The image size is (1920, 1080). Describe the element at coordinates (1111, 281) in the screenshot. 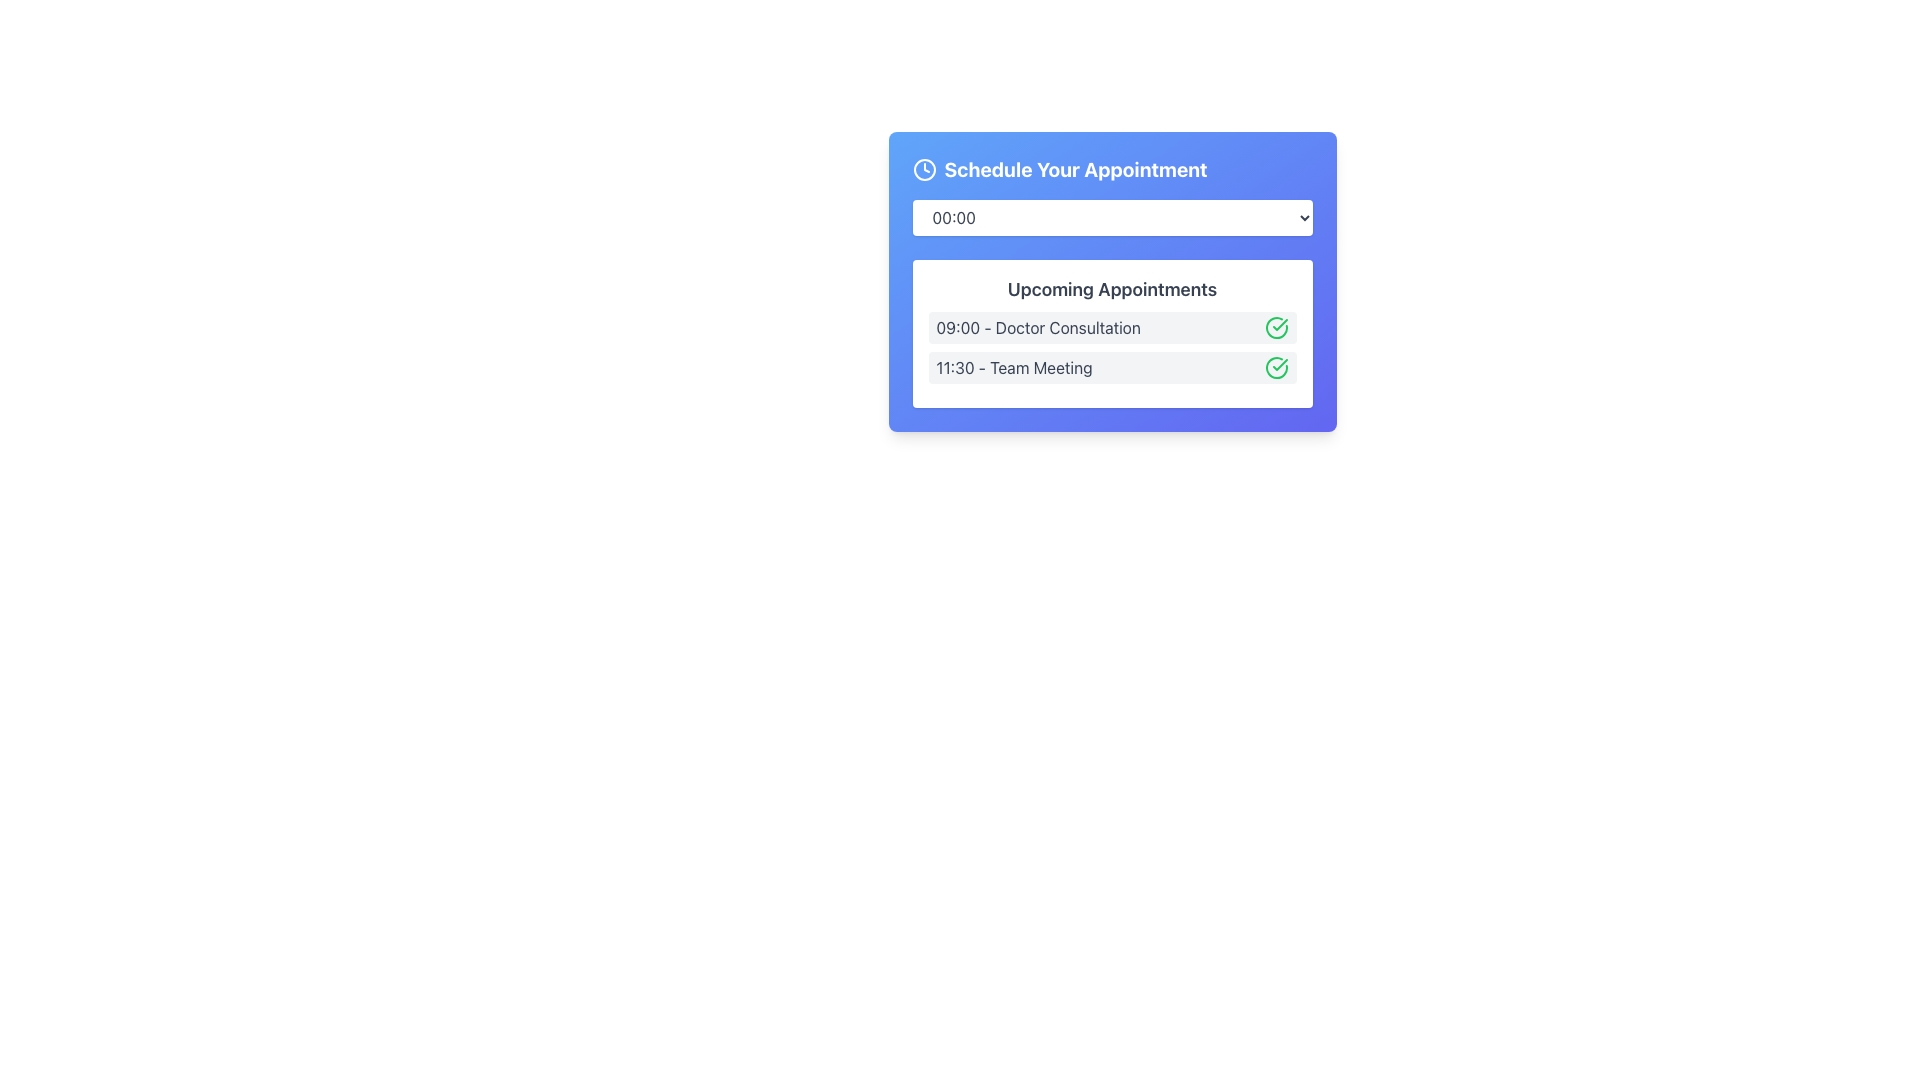

I see `the Text header that serves as a title for the upcoming appointments list, located in the central section of the blue box component` at that location.